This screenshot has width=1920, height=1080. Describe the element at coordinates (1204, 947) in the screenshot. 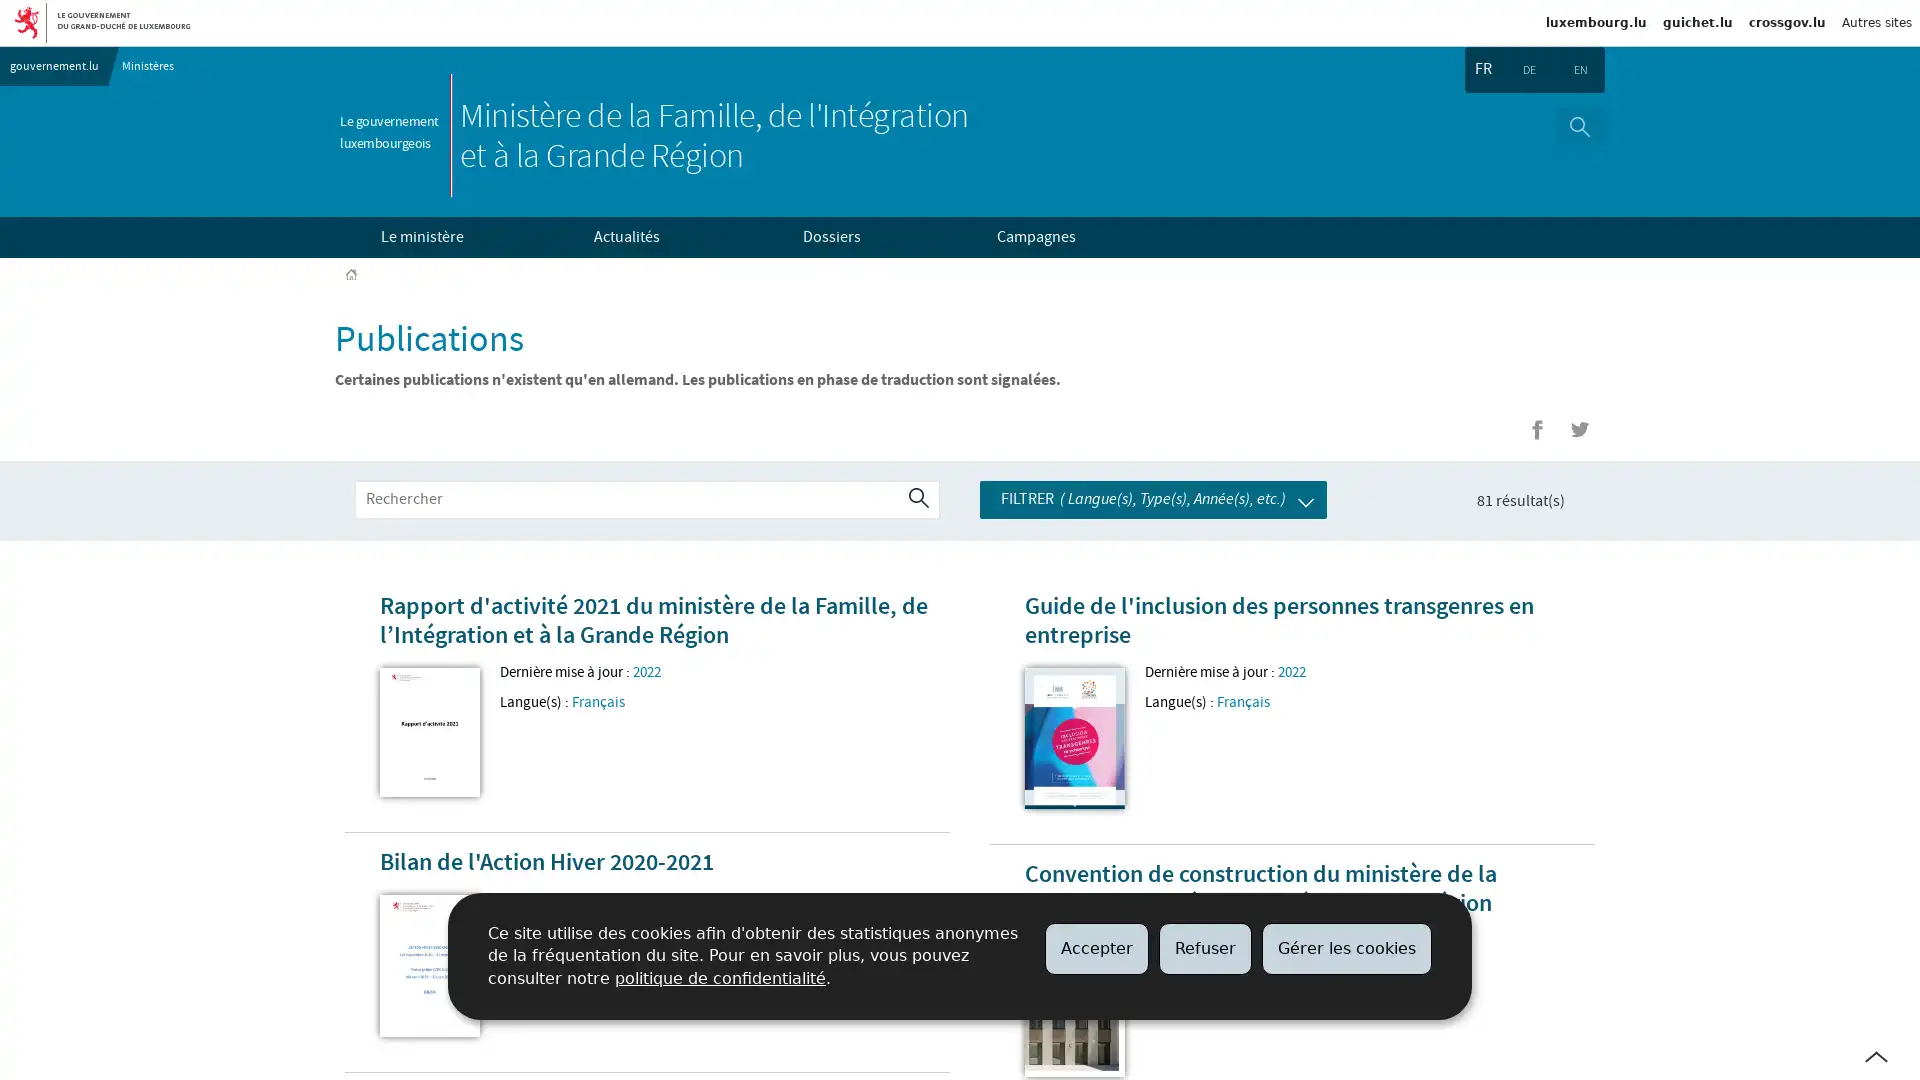

I see `Refuser` at that location.